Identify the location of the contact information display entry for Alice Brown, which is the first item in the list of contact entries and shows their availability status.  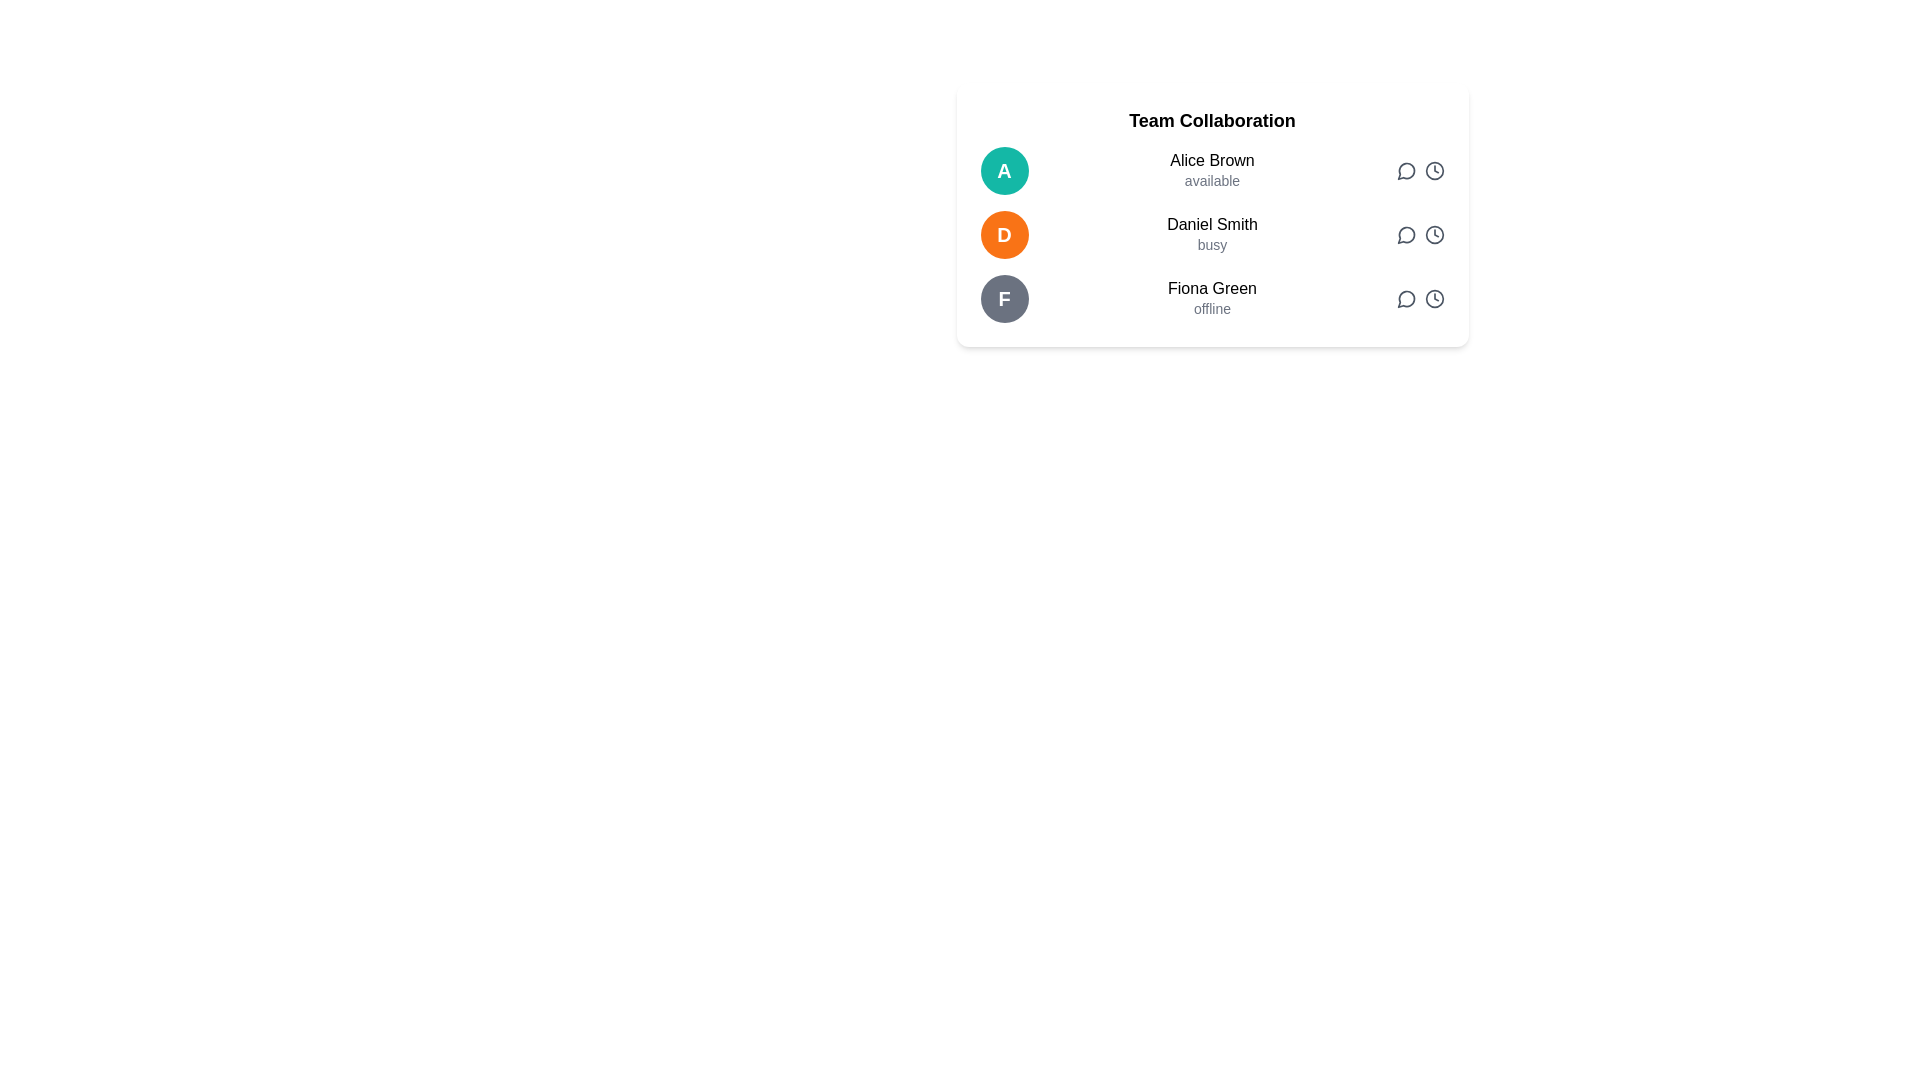
(1211, 169).